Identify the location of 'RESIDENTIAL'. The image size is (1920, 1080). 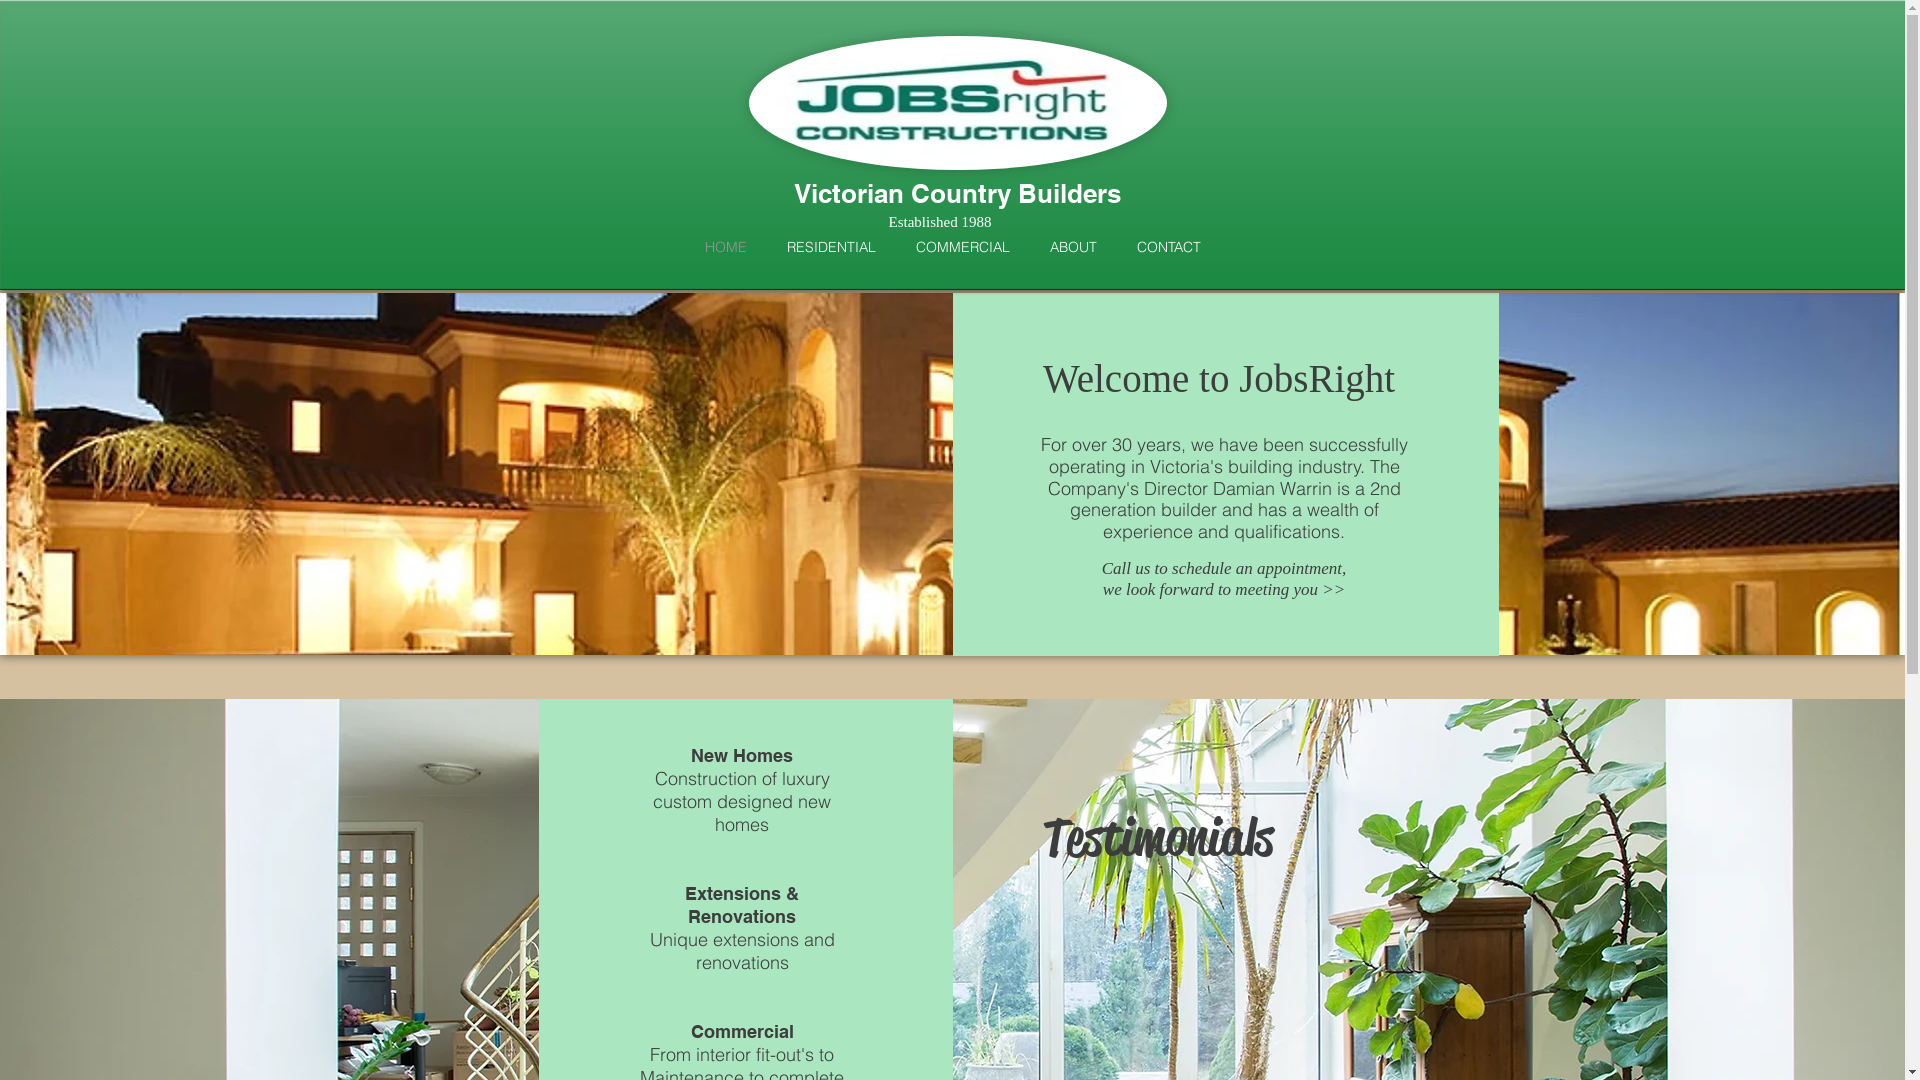
(830, 244).